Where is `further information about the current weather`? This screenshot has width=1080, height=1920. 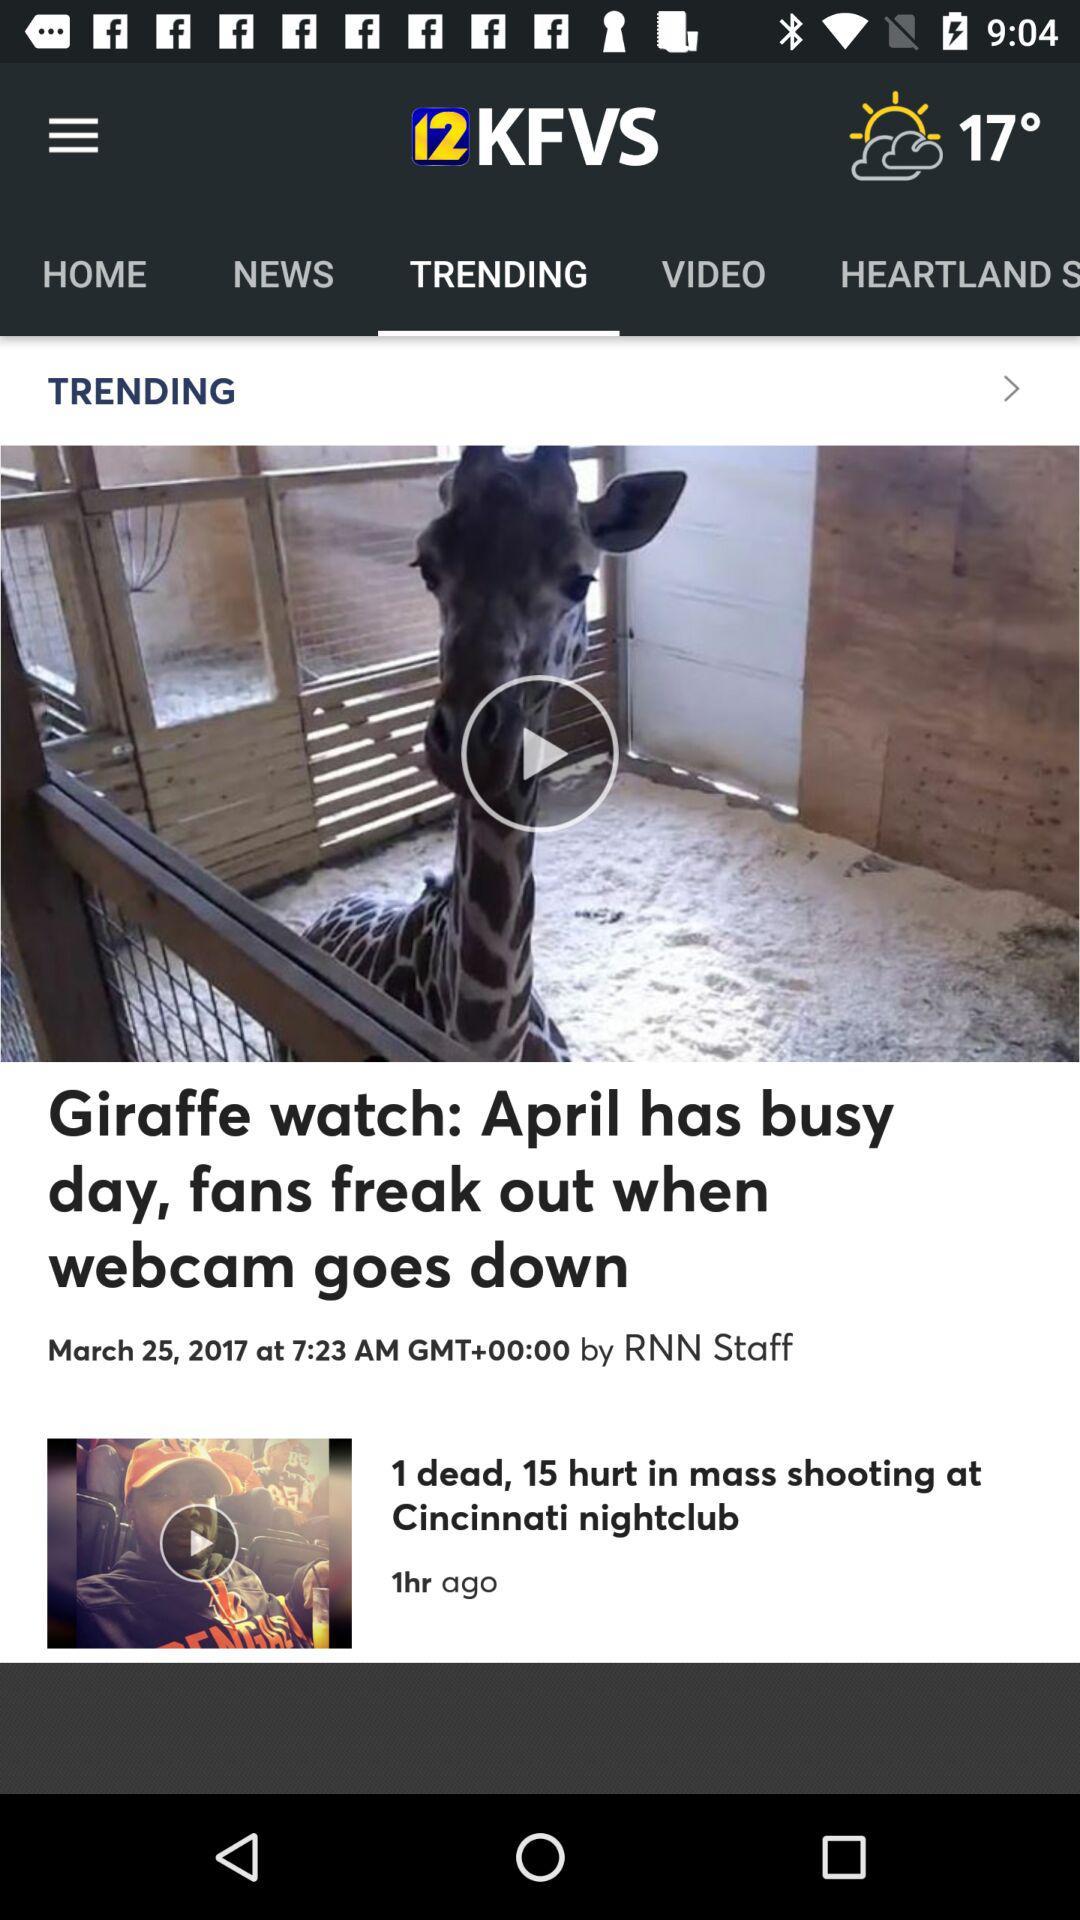
further information about the current weather is located at coordinates (894, 135).